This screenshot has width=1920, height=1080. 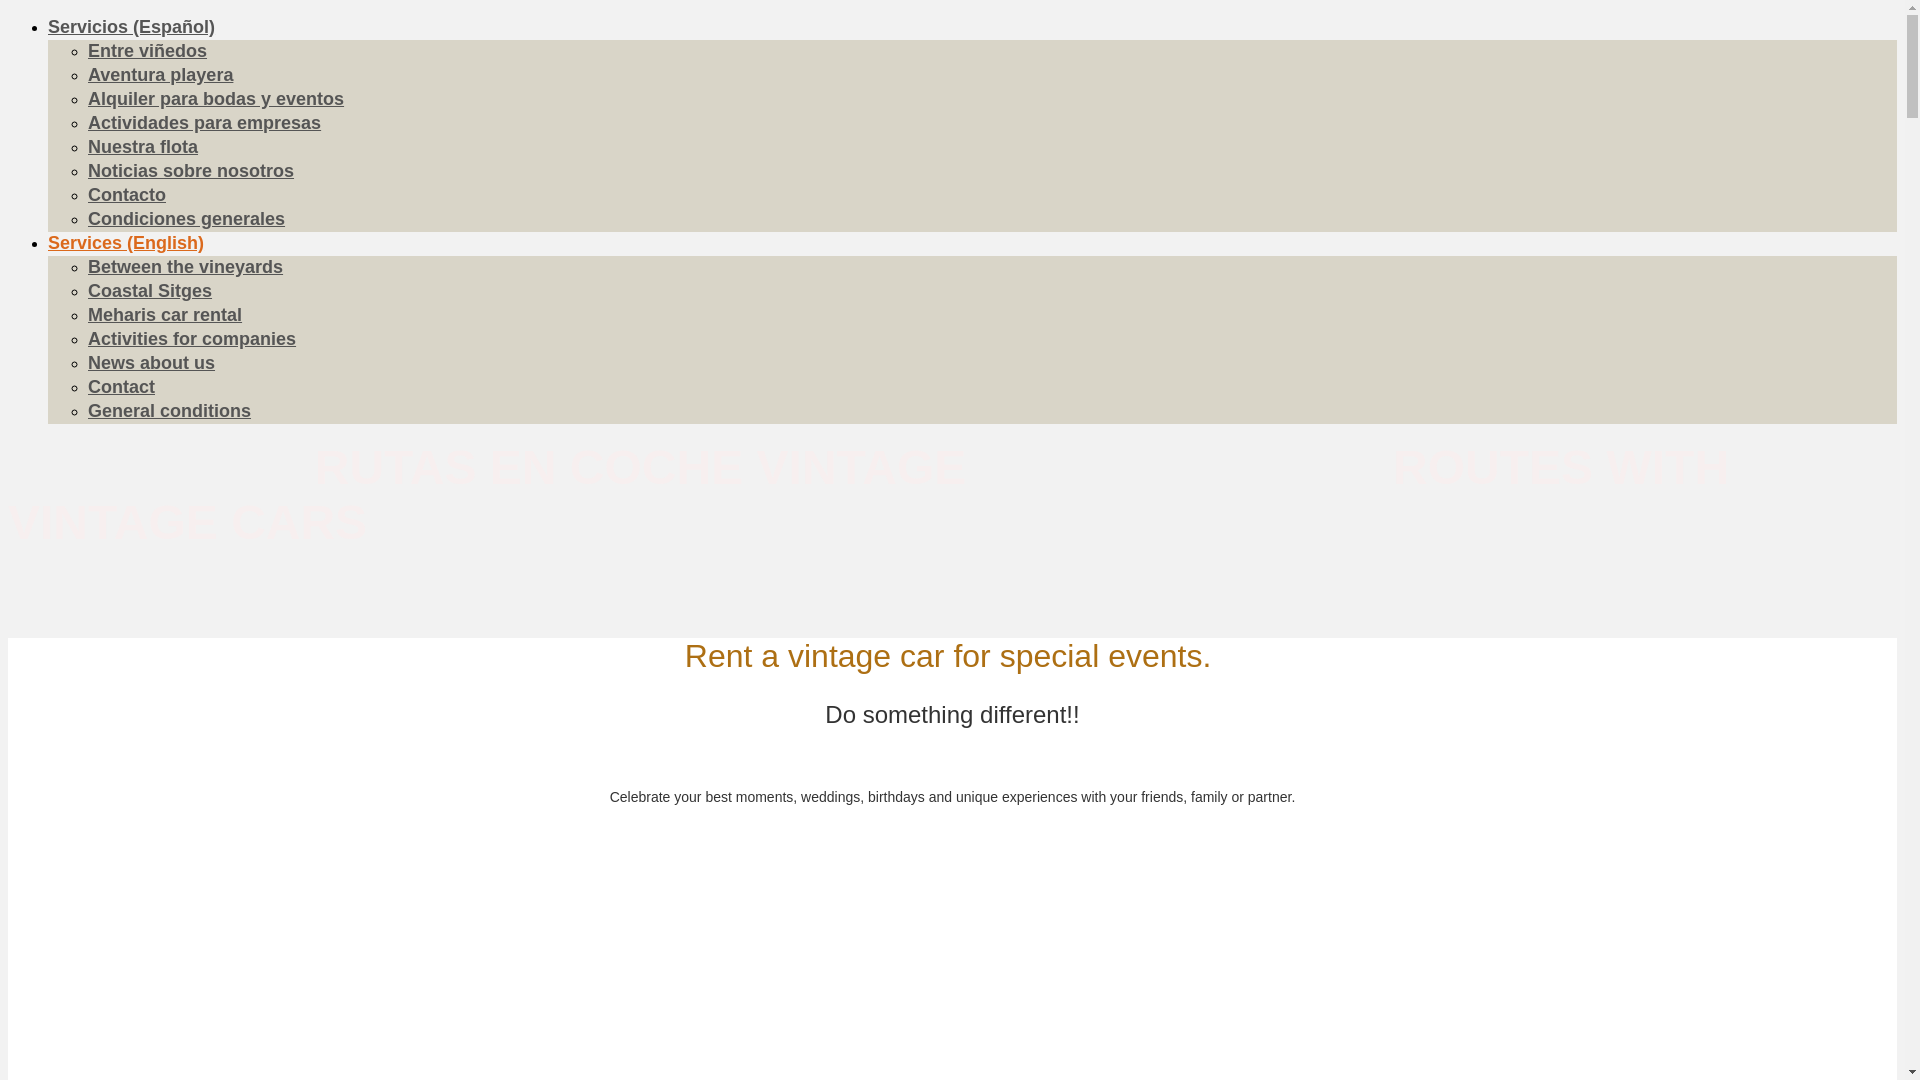 I want to click on 'Activities for companies', so click(x=192, y=338).